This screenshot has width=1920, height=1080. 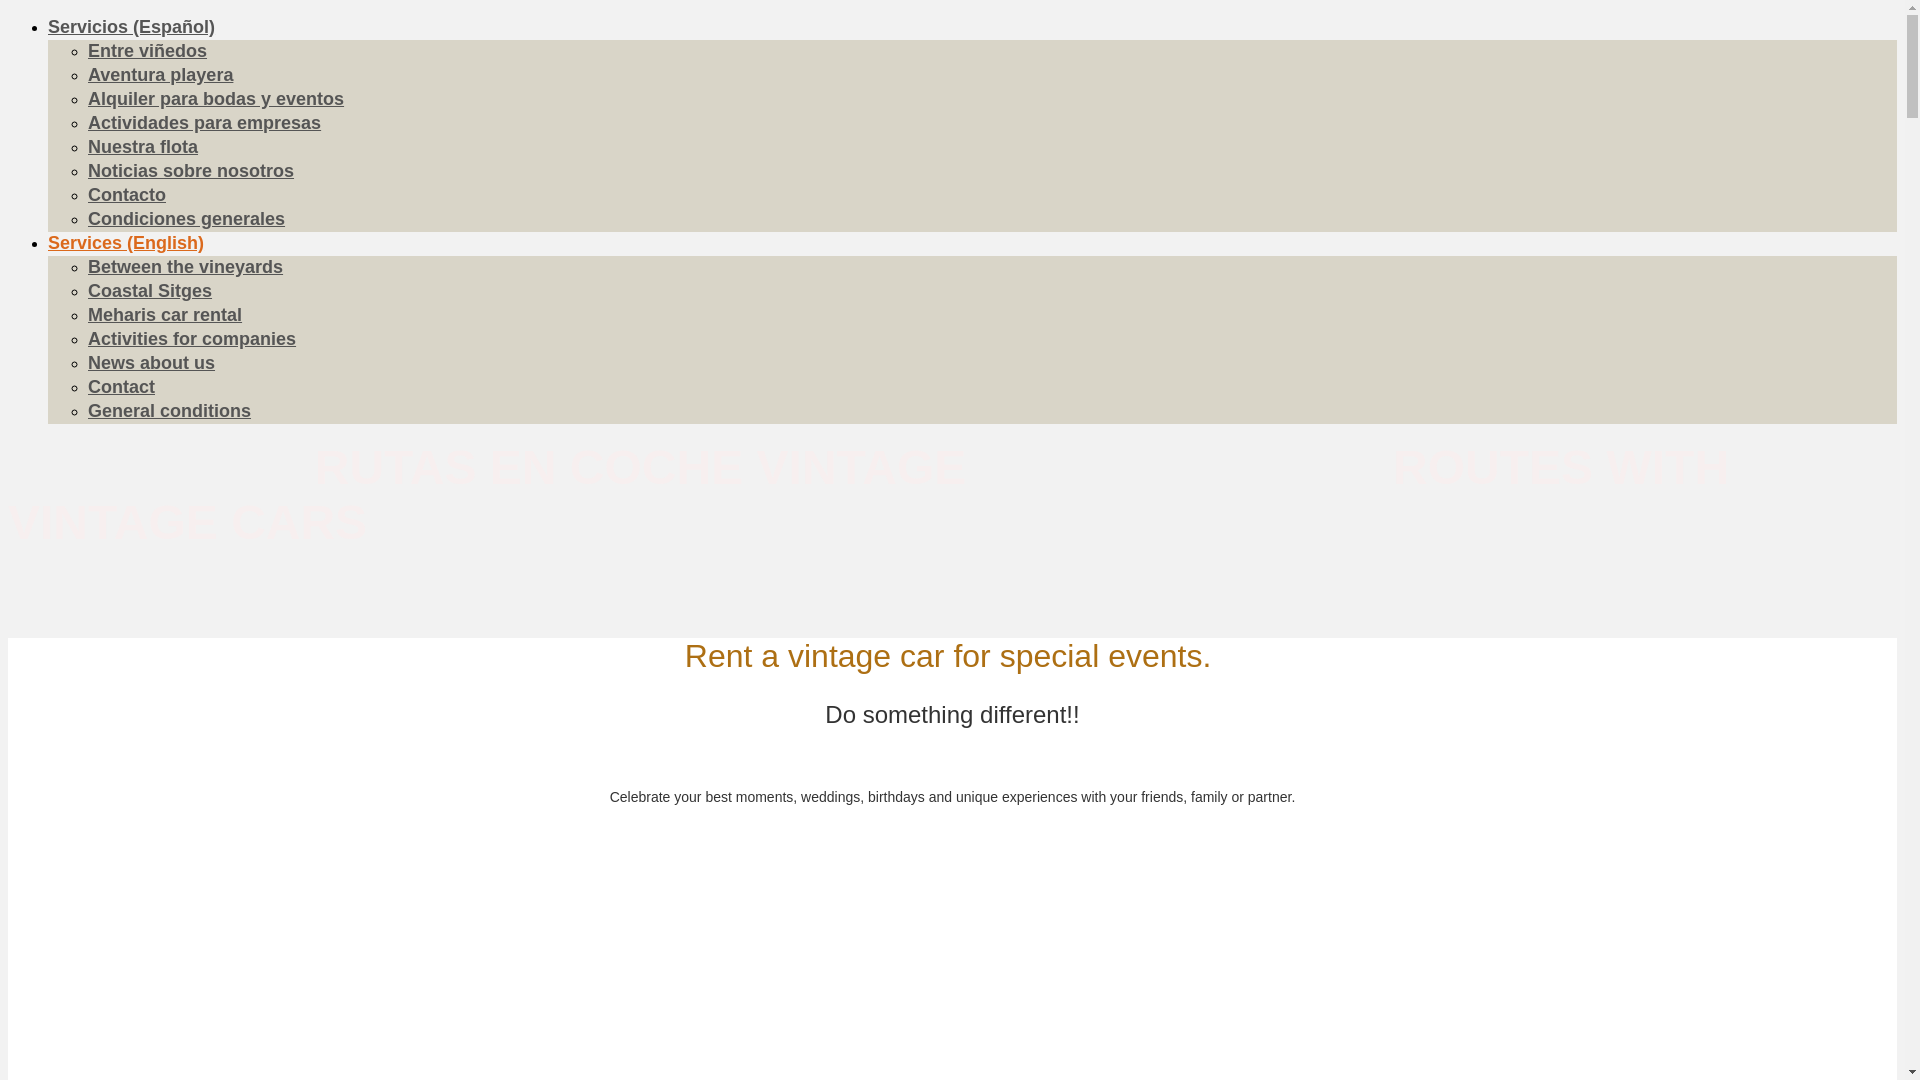 I want to click on 'Activities for companies', so click(x=192, y=338).